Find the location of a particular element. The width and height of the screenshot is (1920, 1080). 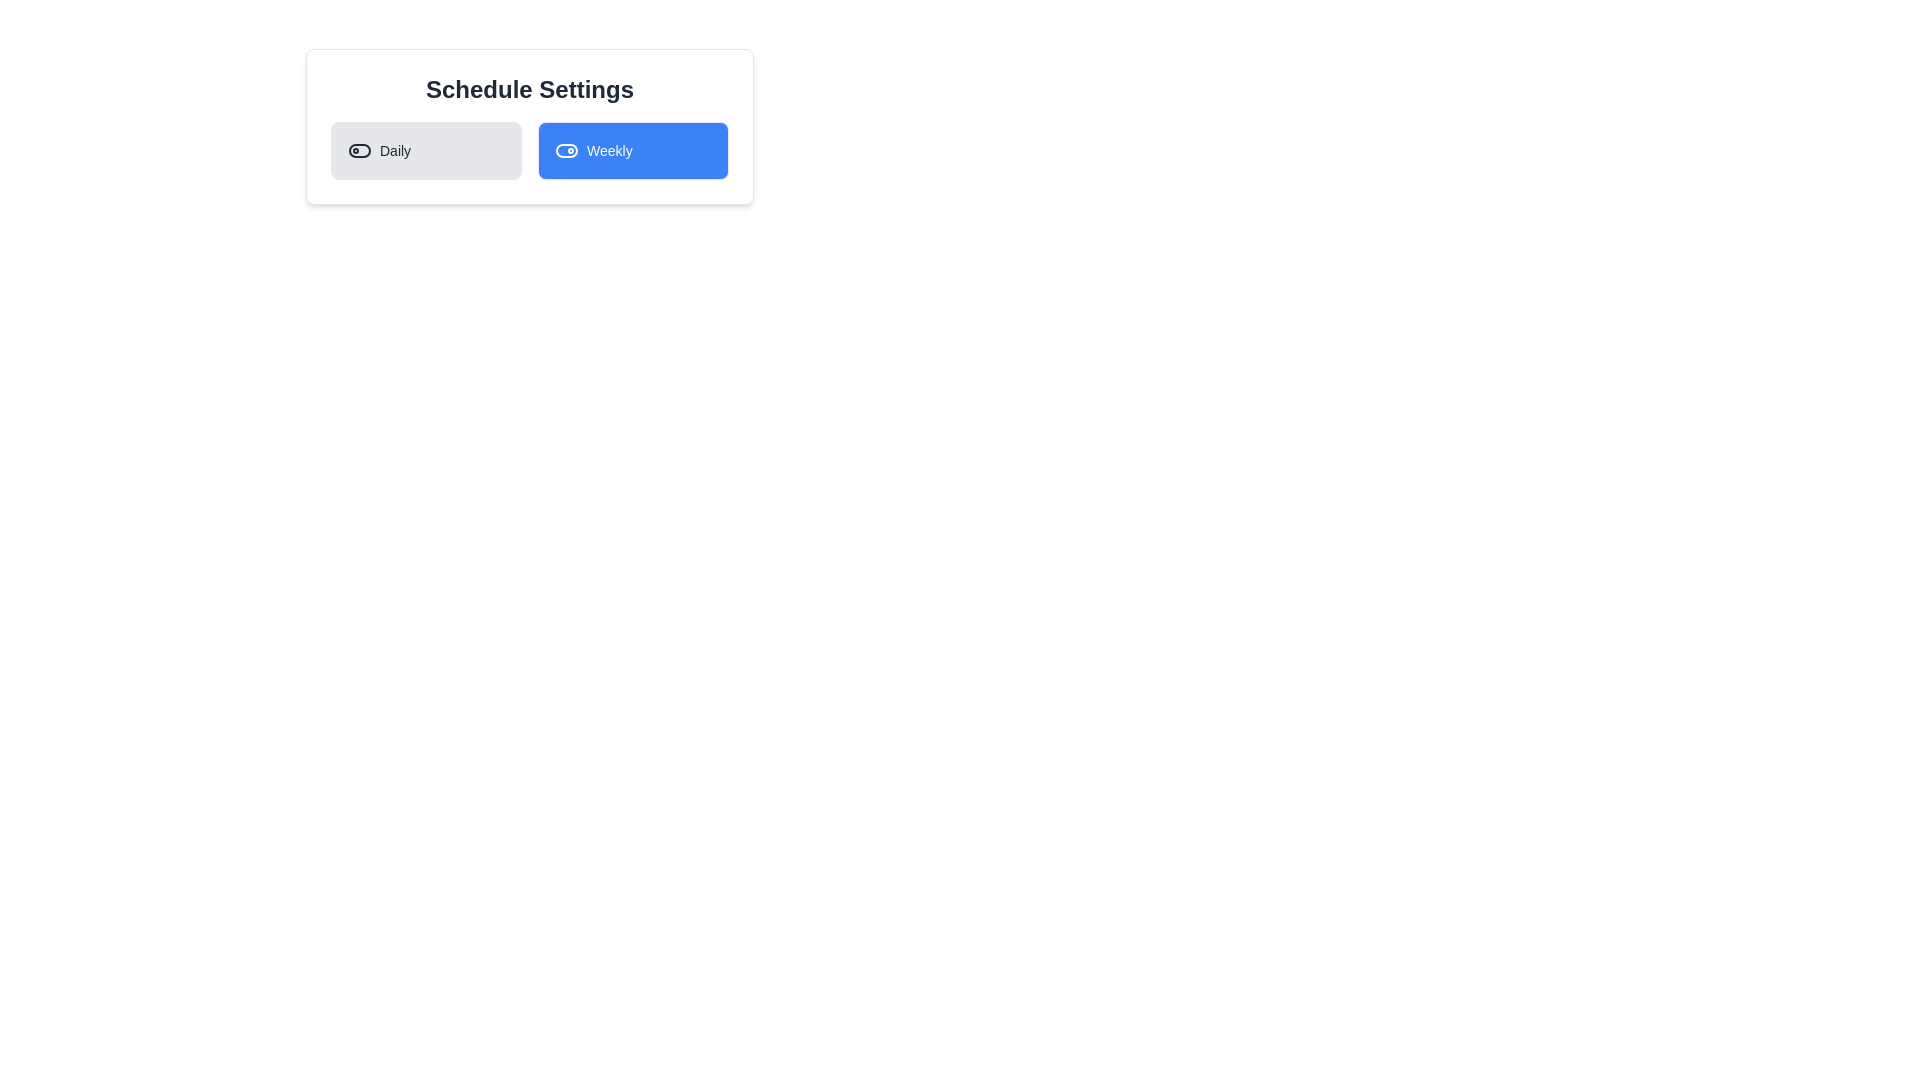

the left-aligned toggle switch inside the 'Daily' button is located at coordinates (360, 149).